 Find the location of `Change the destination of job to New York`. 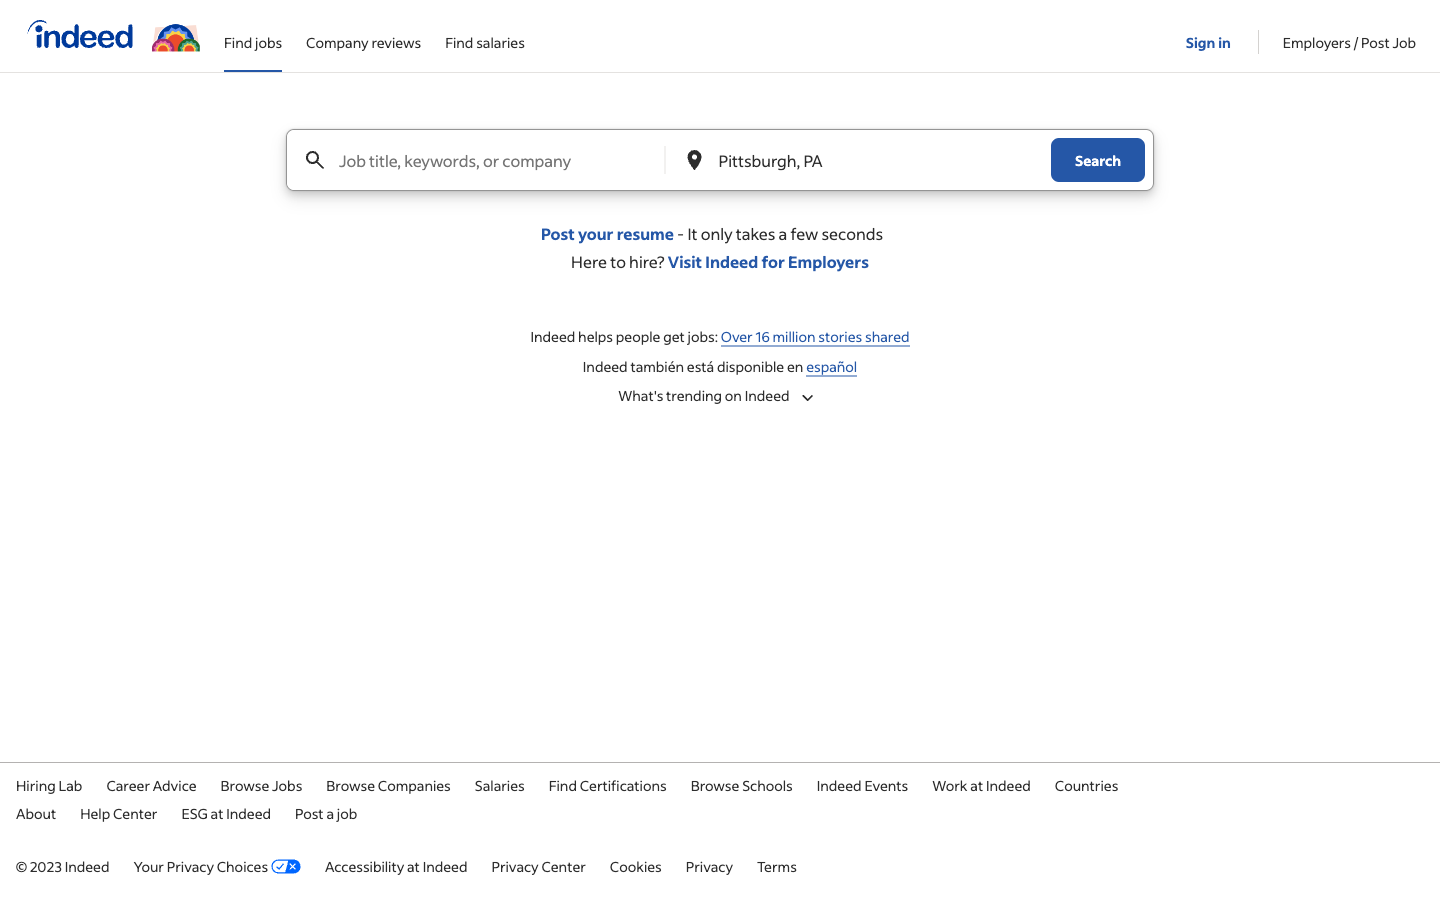

Change the destination of job to New York is located at coordinates (861, 160).